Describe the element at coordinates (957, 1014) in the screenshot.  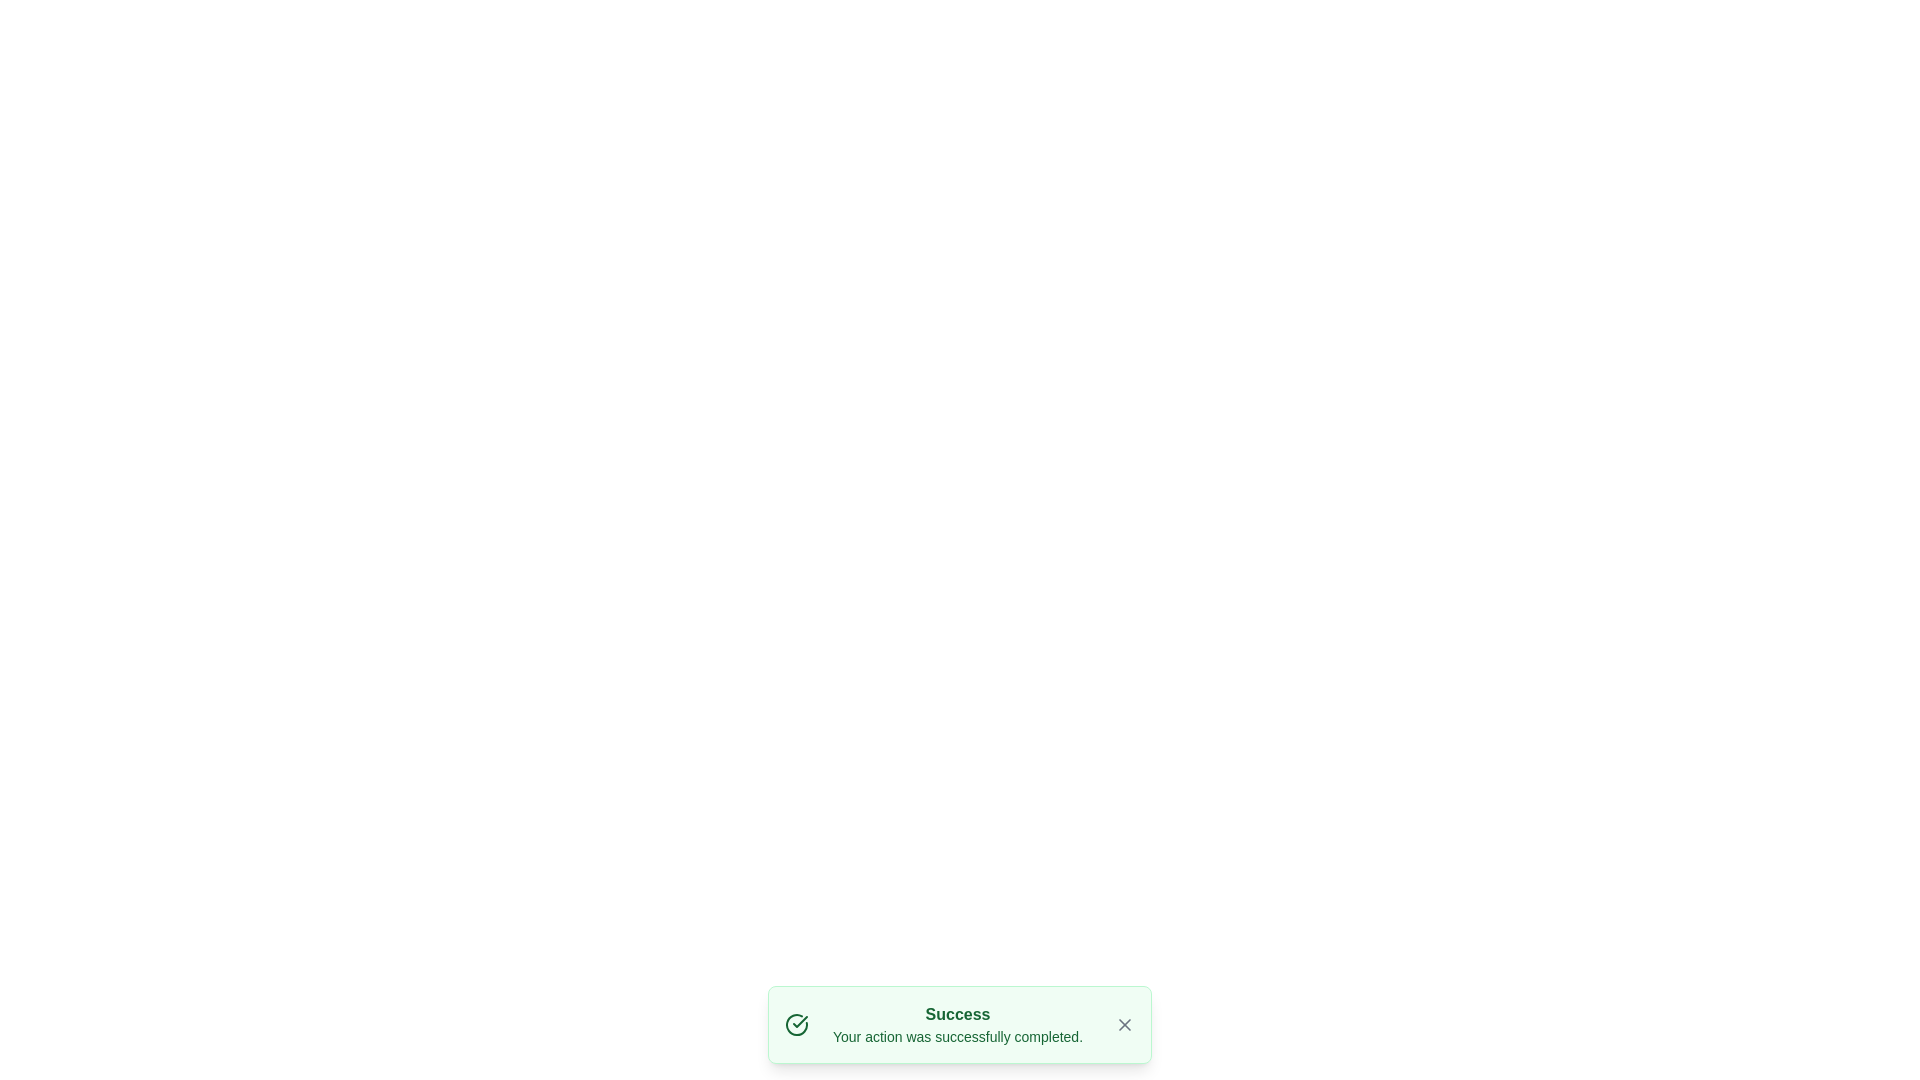
I see `the bolded text displaying 'Success' in dark green color, which is centered at the top of the notification box` at that location.